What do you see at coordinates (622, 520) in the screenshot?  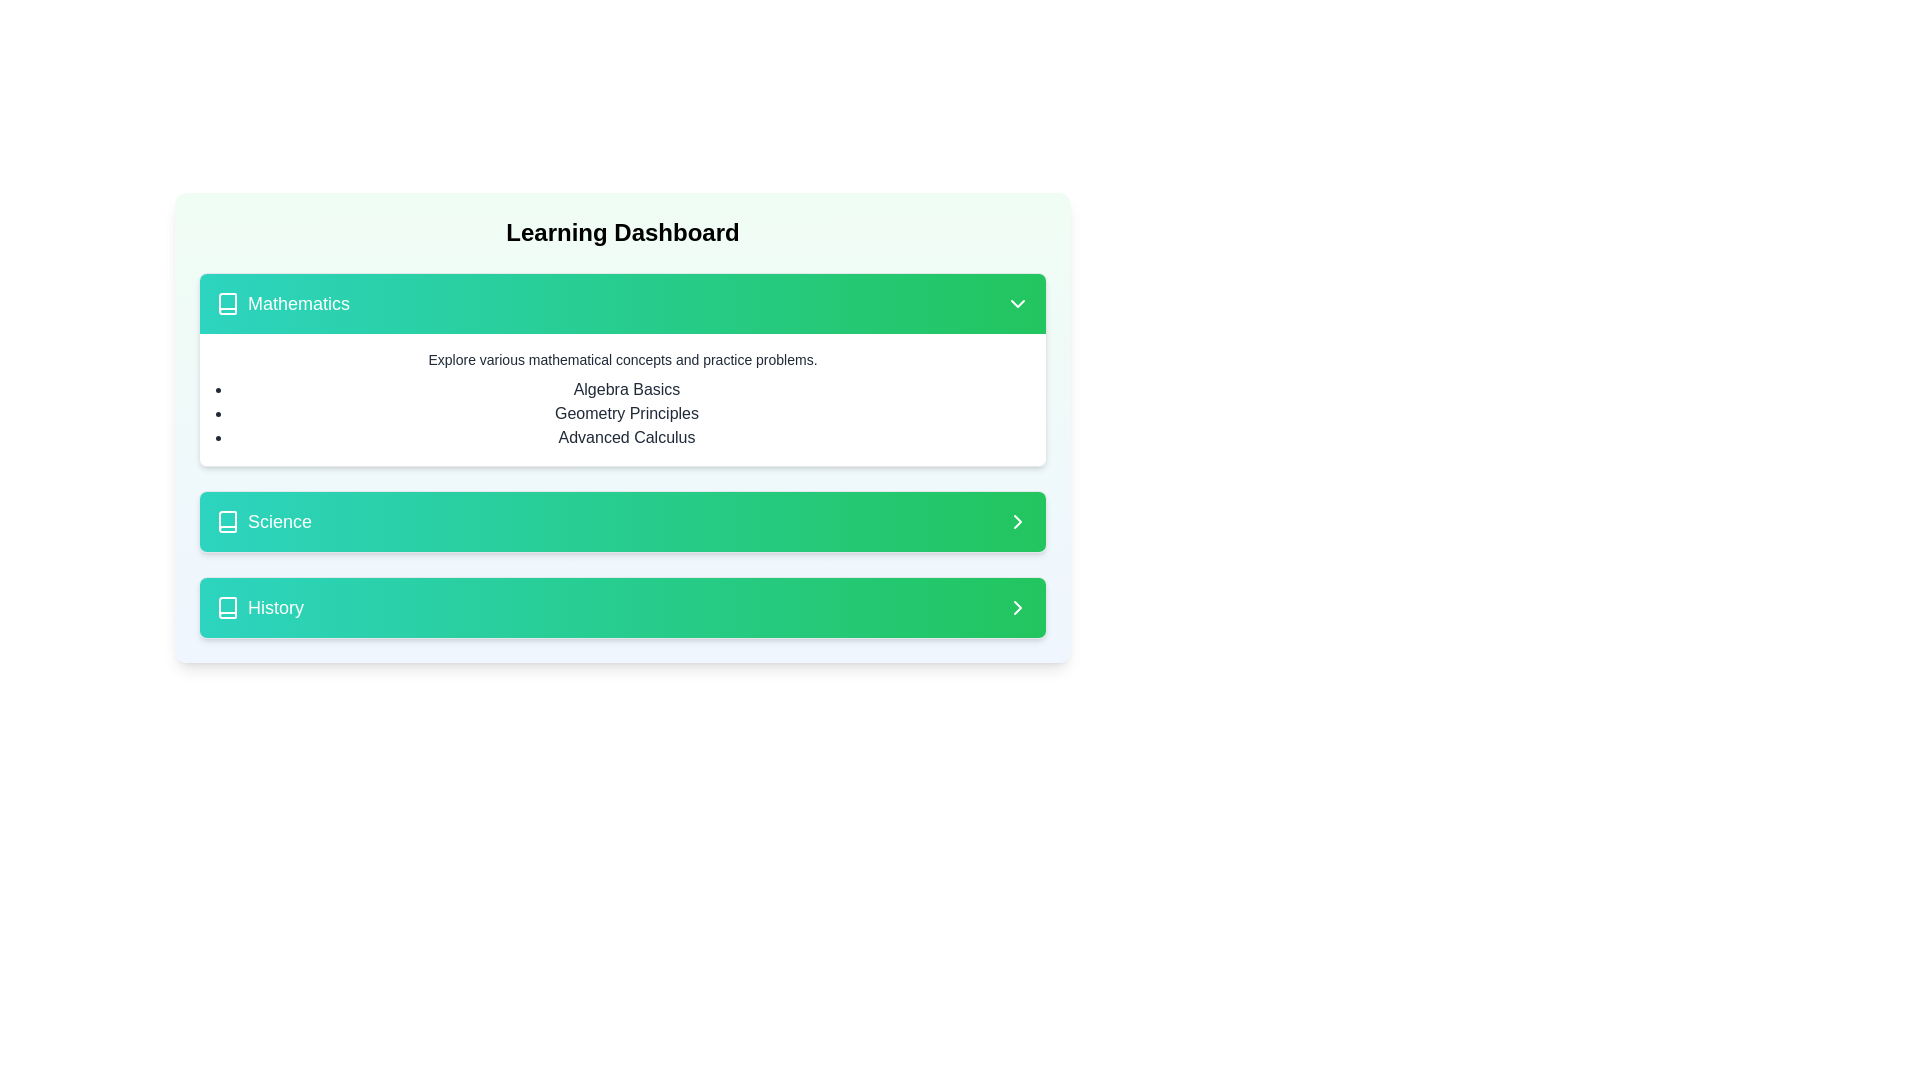 I see `the 'Science' category button located in the vertical list of sections, positioned between 'Mathematics' above and 'History' below` at bounding box center [622, 520].